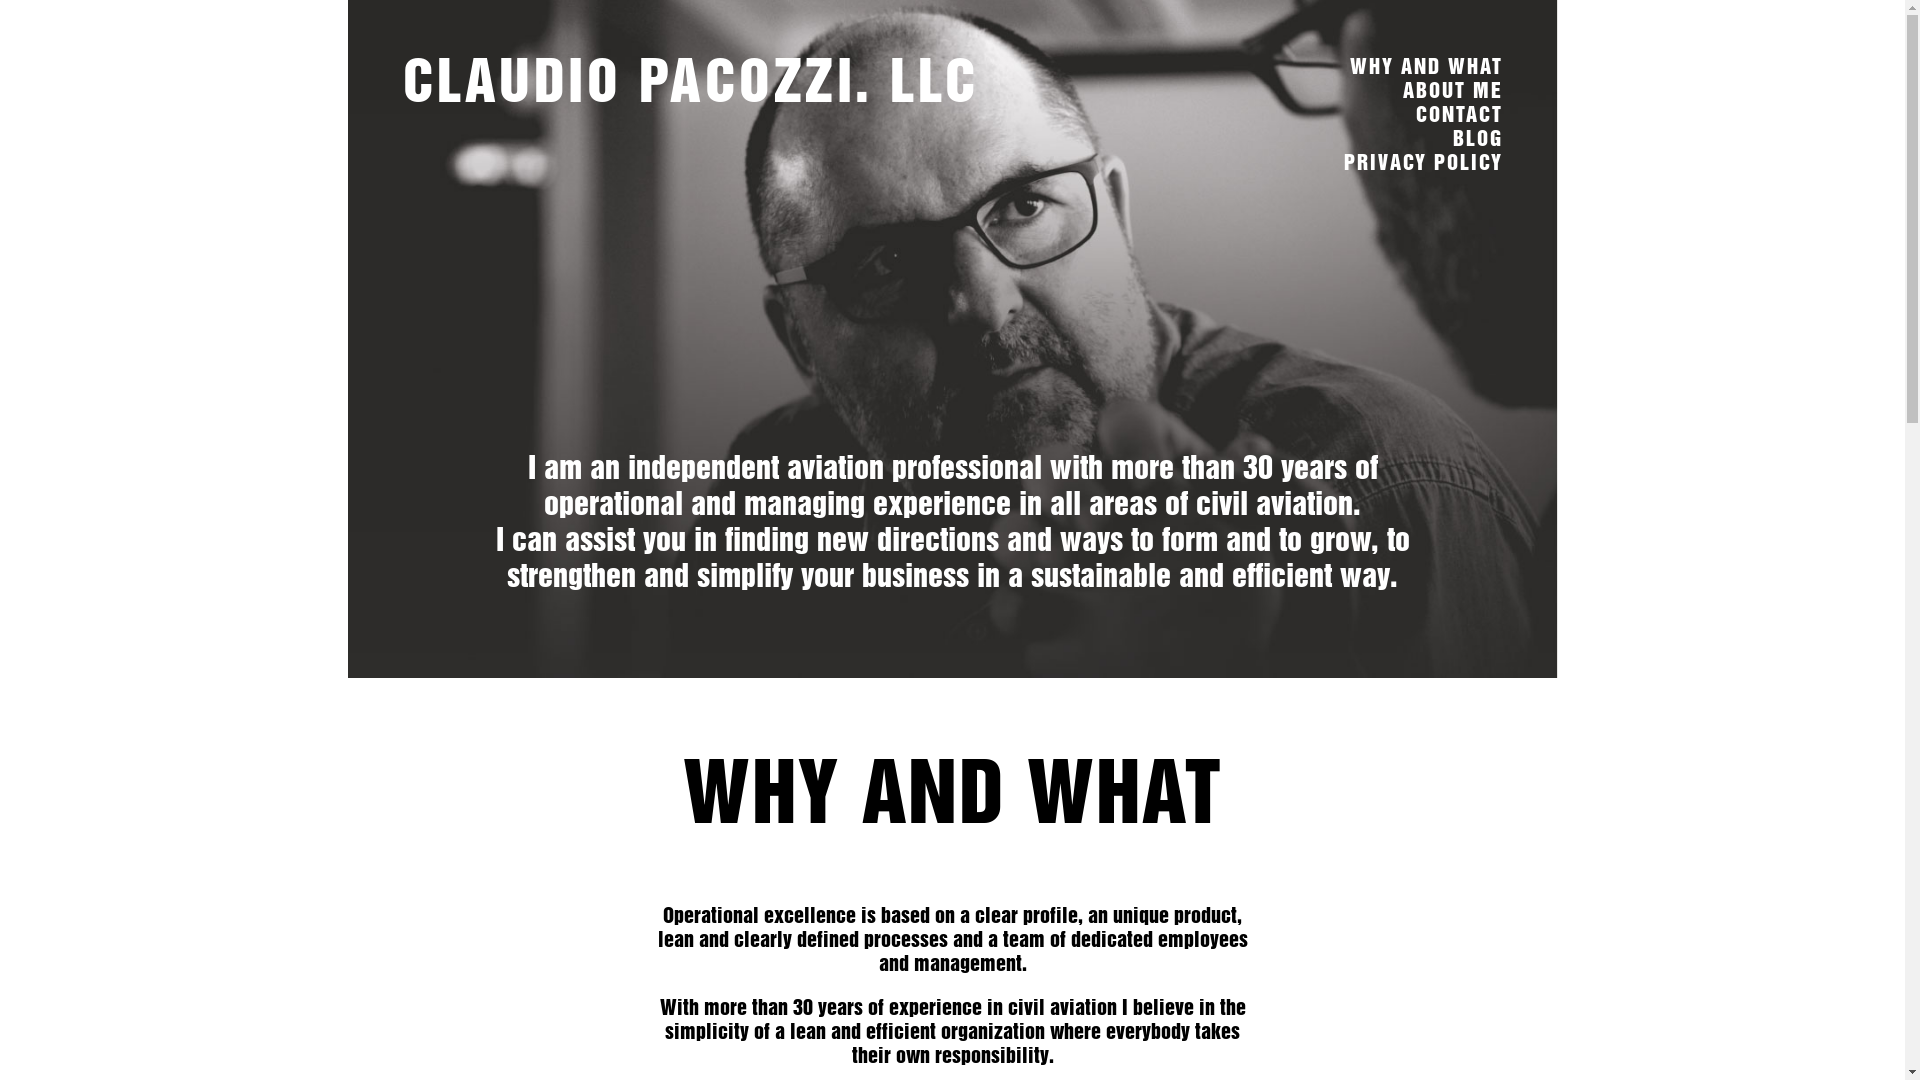  I want to click on 'WHY AND WHAT', so click(1349, 65).